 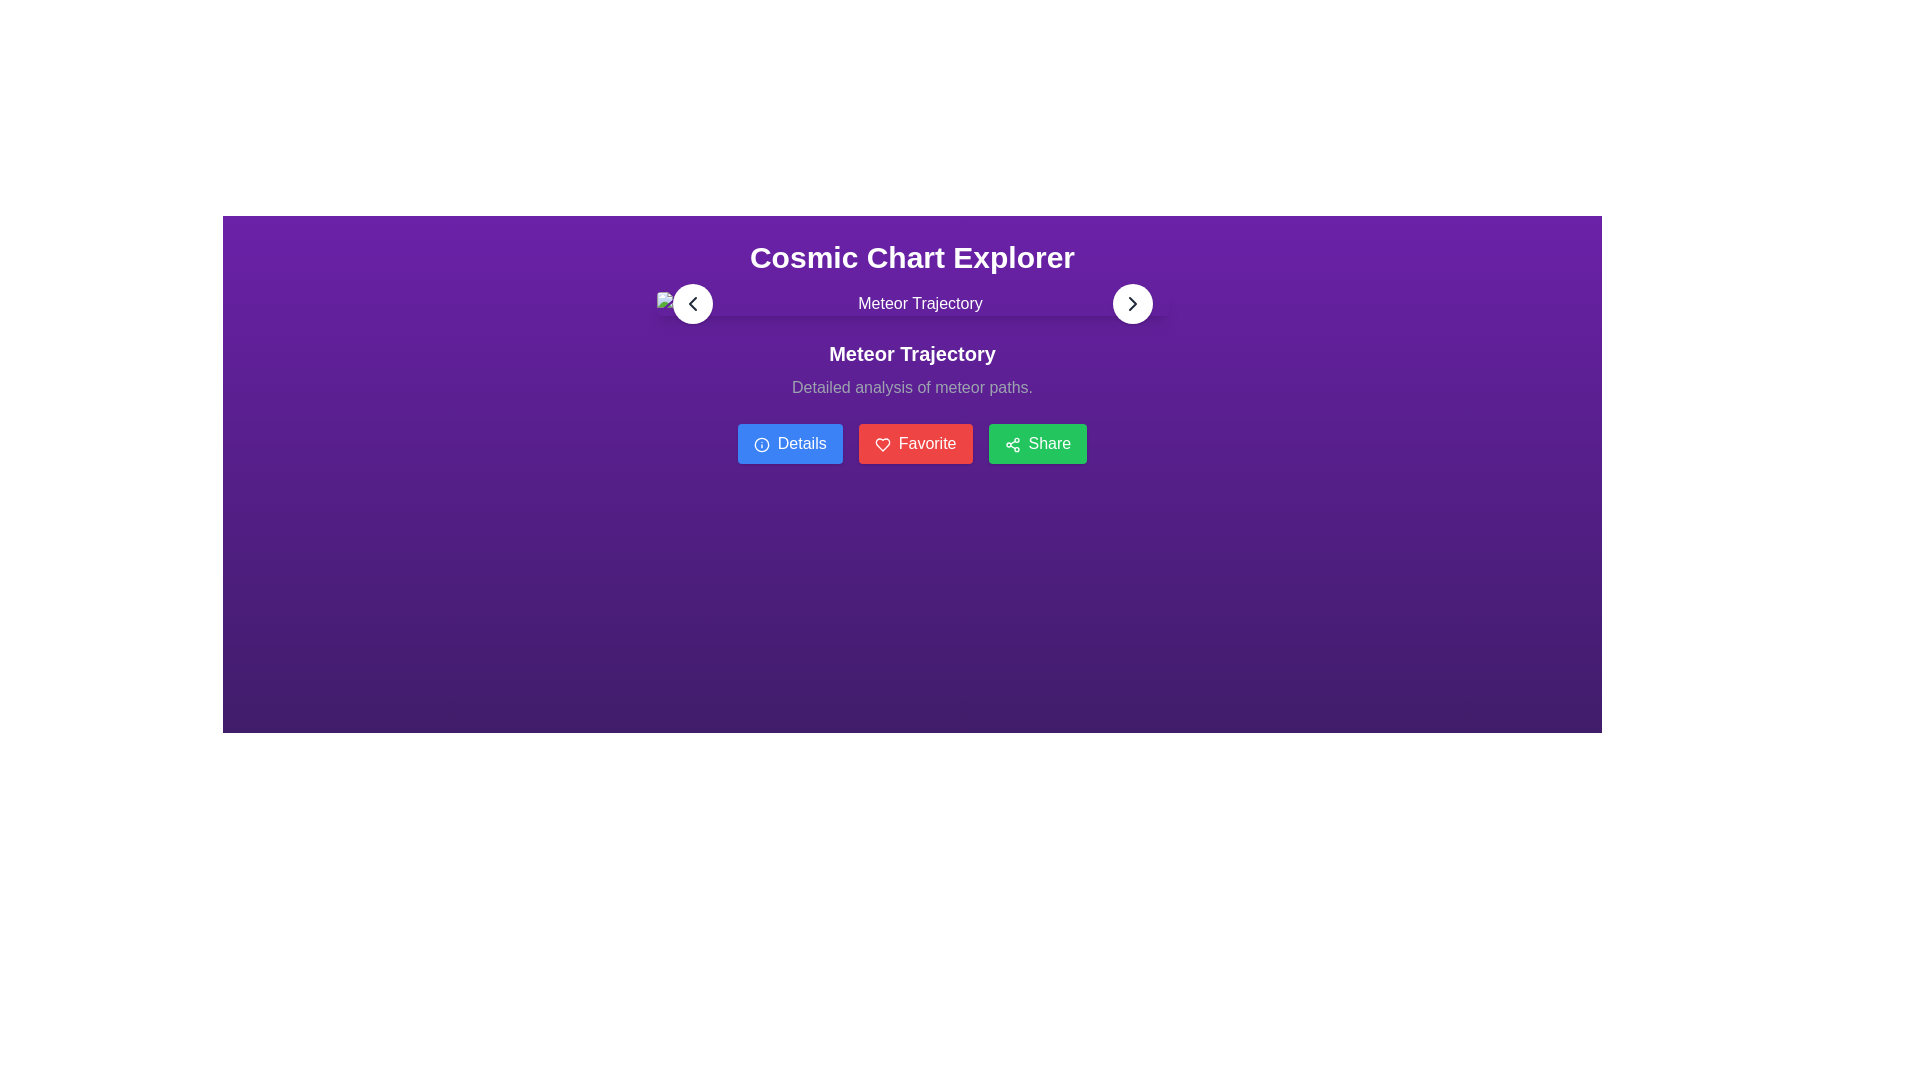 What do you see at coordinates (911, 370) in the screenshot?
I see `the static informational text block that displays 'Meteor Trajectory' in bold as the title and 'Detailed analysis of meteor paths.' as the subtitle, positioned centrally under 'Cosmic Chart Explorer'` at bounding box center [911, 370].